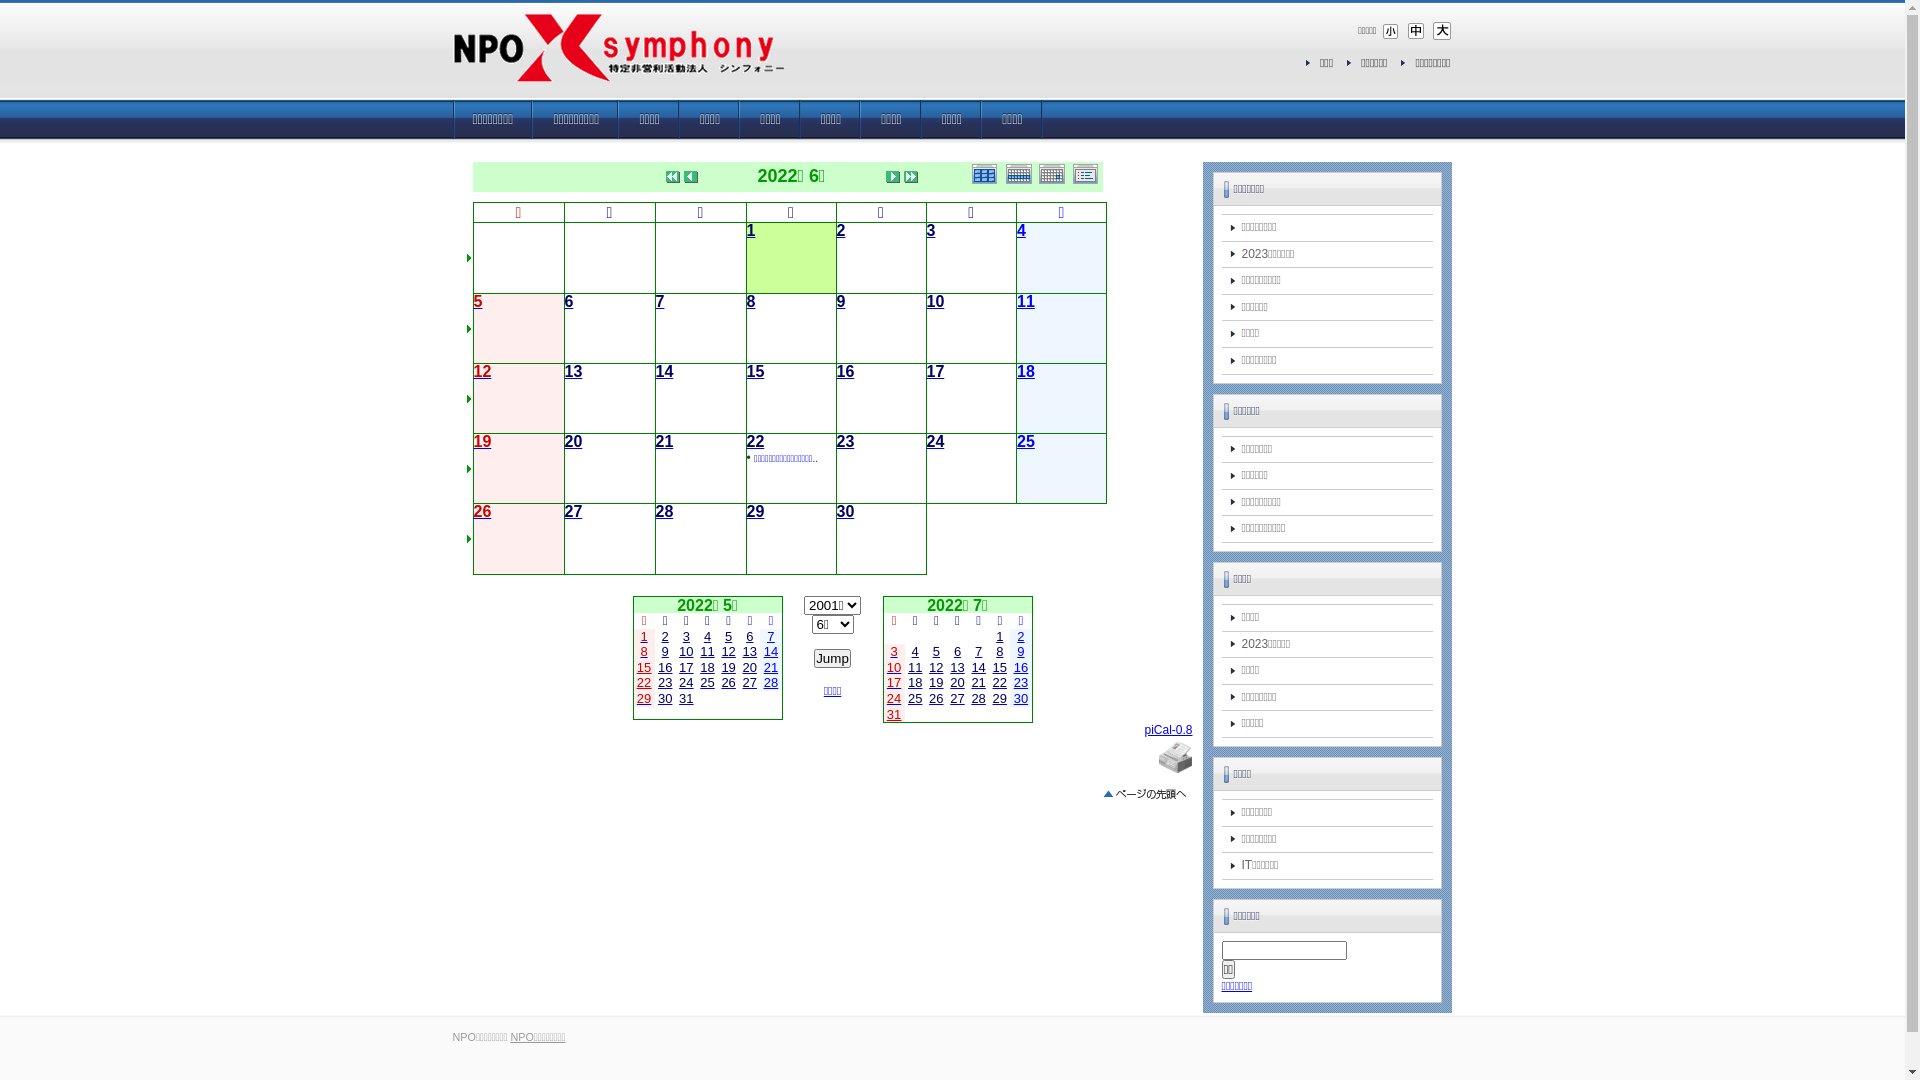 The height and width of the screenshot is (1080, 1920). What do you see at coordinates (934, 442) in the screenshot?
I see `'24'` at bounding box center [934, 442].